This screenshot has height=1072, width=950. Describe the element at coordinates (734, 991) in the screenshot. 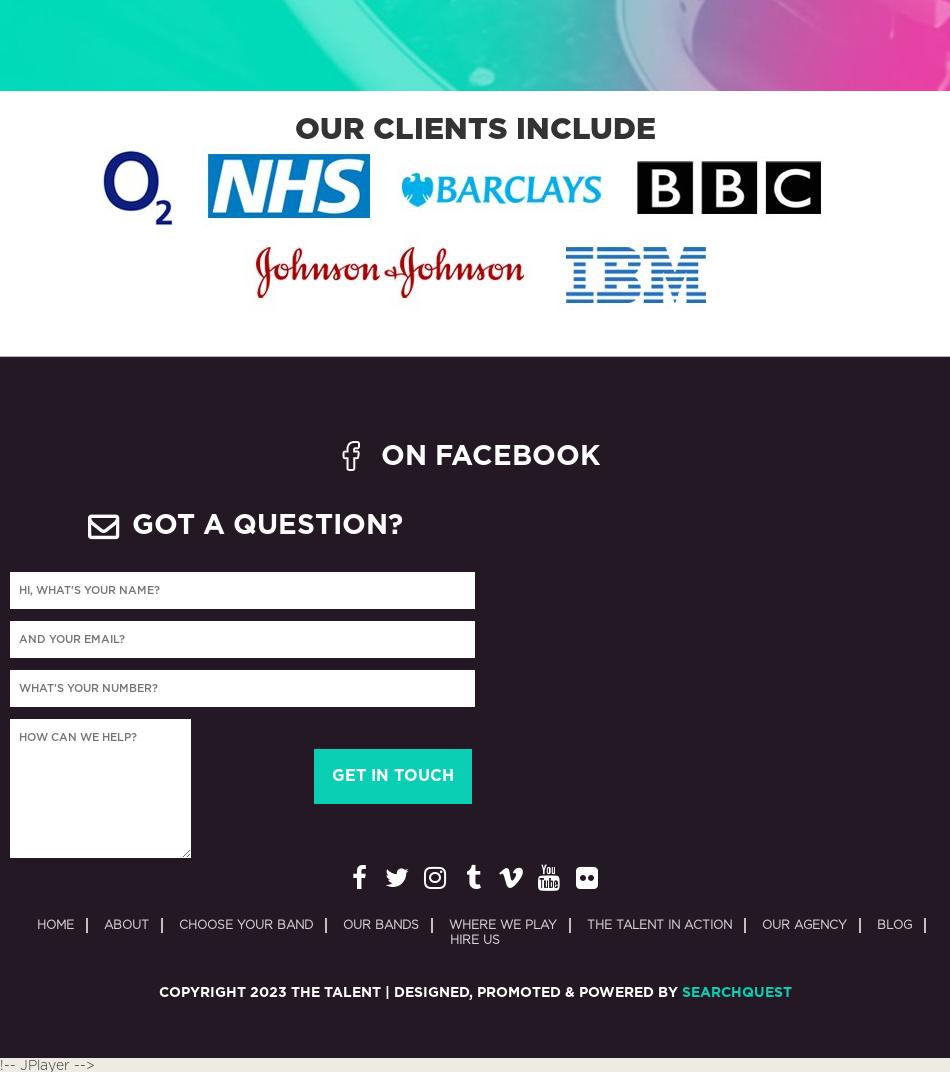

I see `'SearchQuest'` at that location.